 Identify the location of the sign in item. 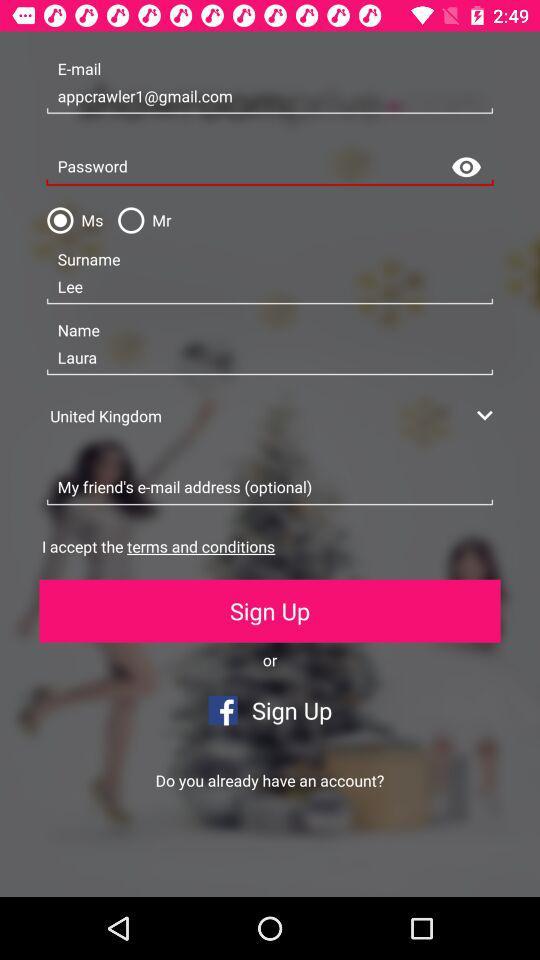
(135, 864).